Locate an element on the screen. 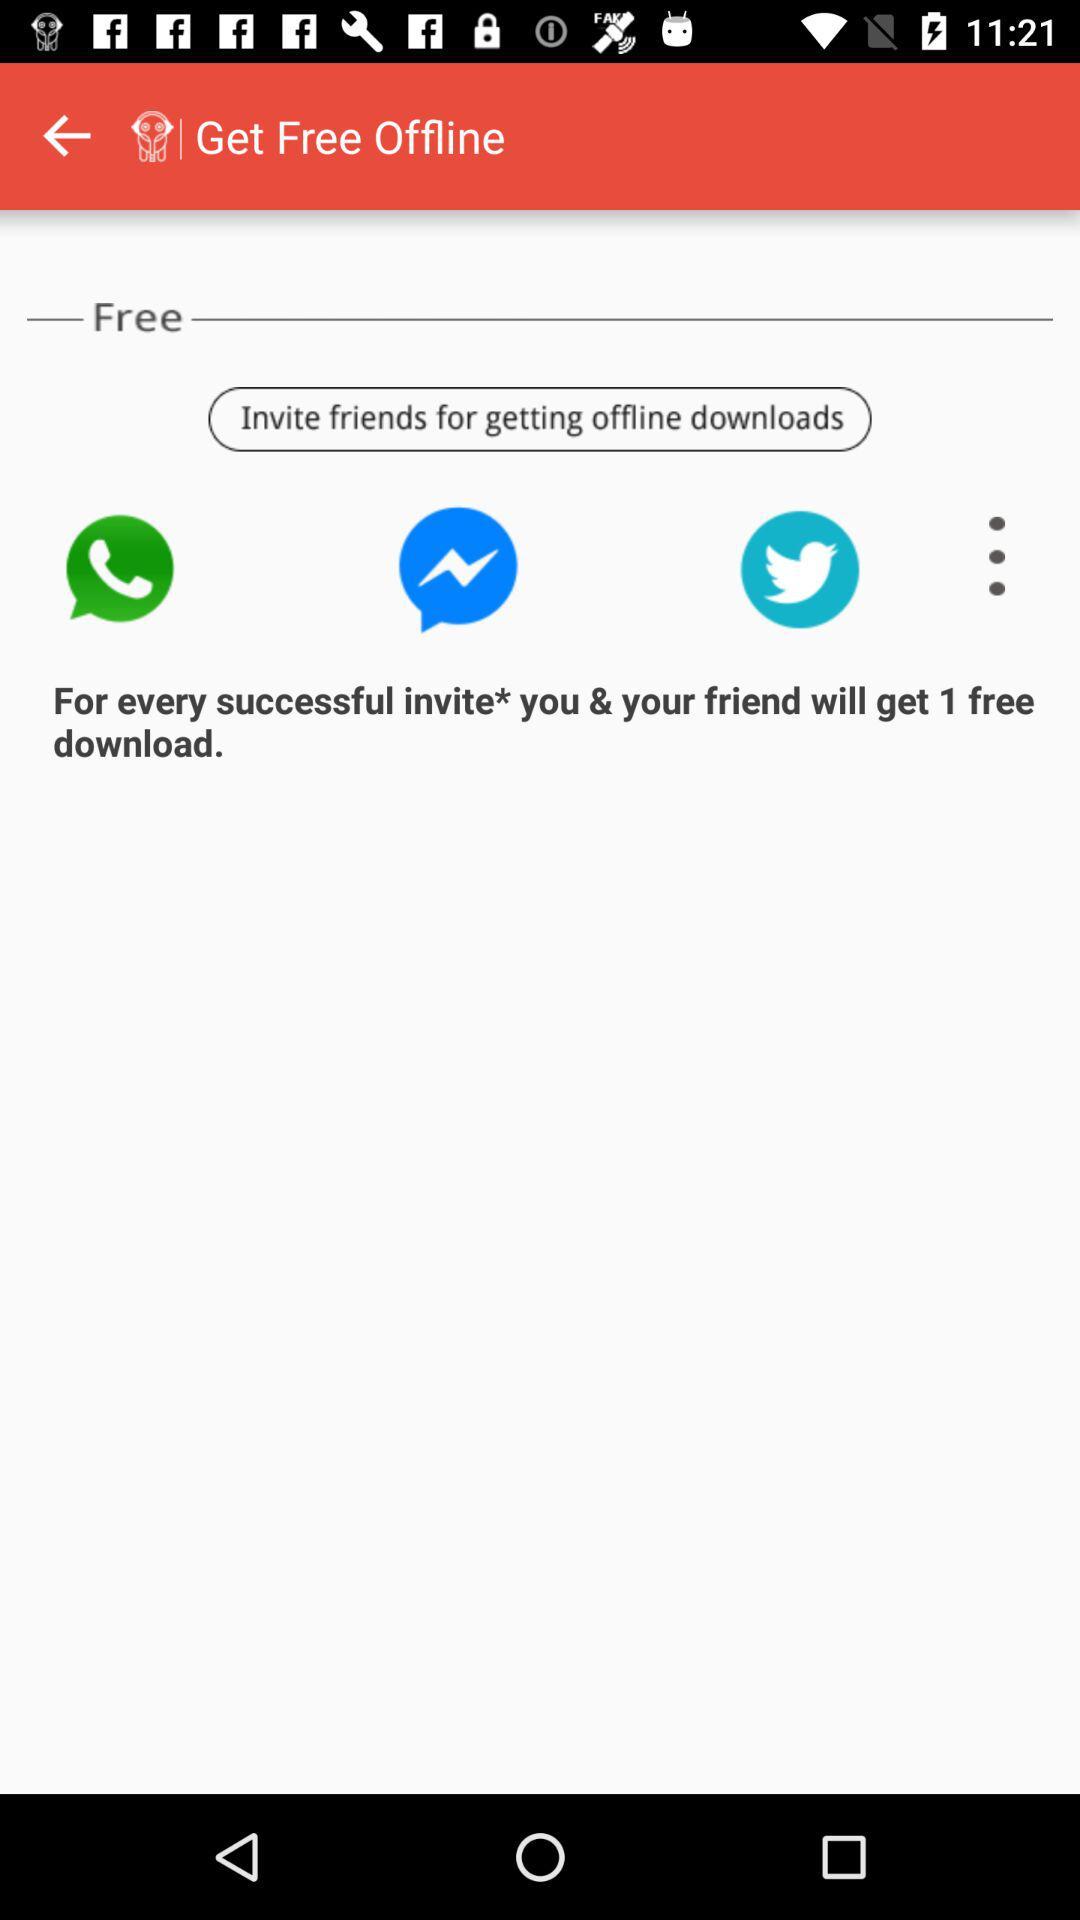 The width and height of the screenshot is (1080, 1920). share to twitter is located at coordinates (799, 568).